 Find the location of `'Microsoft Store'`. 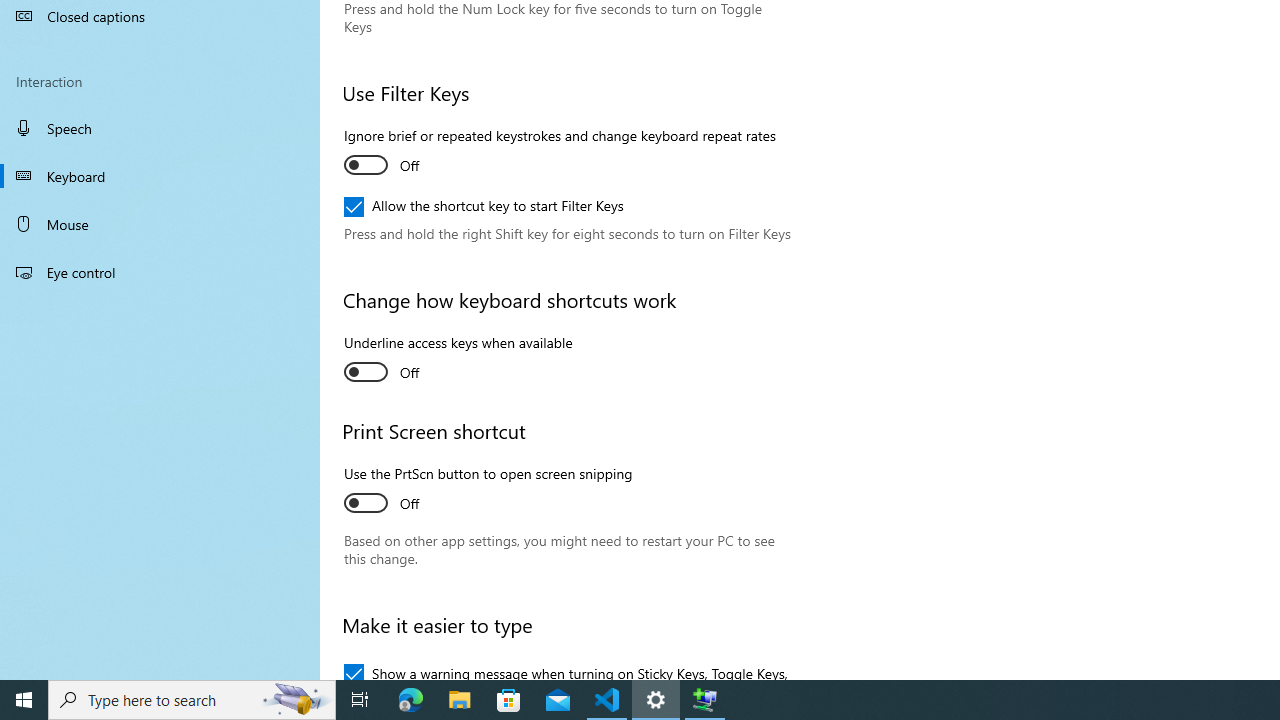

'Microsoft Store' is located at coordinates (509, 698).